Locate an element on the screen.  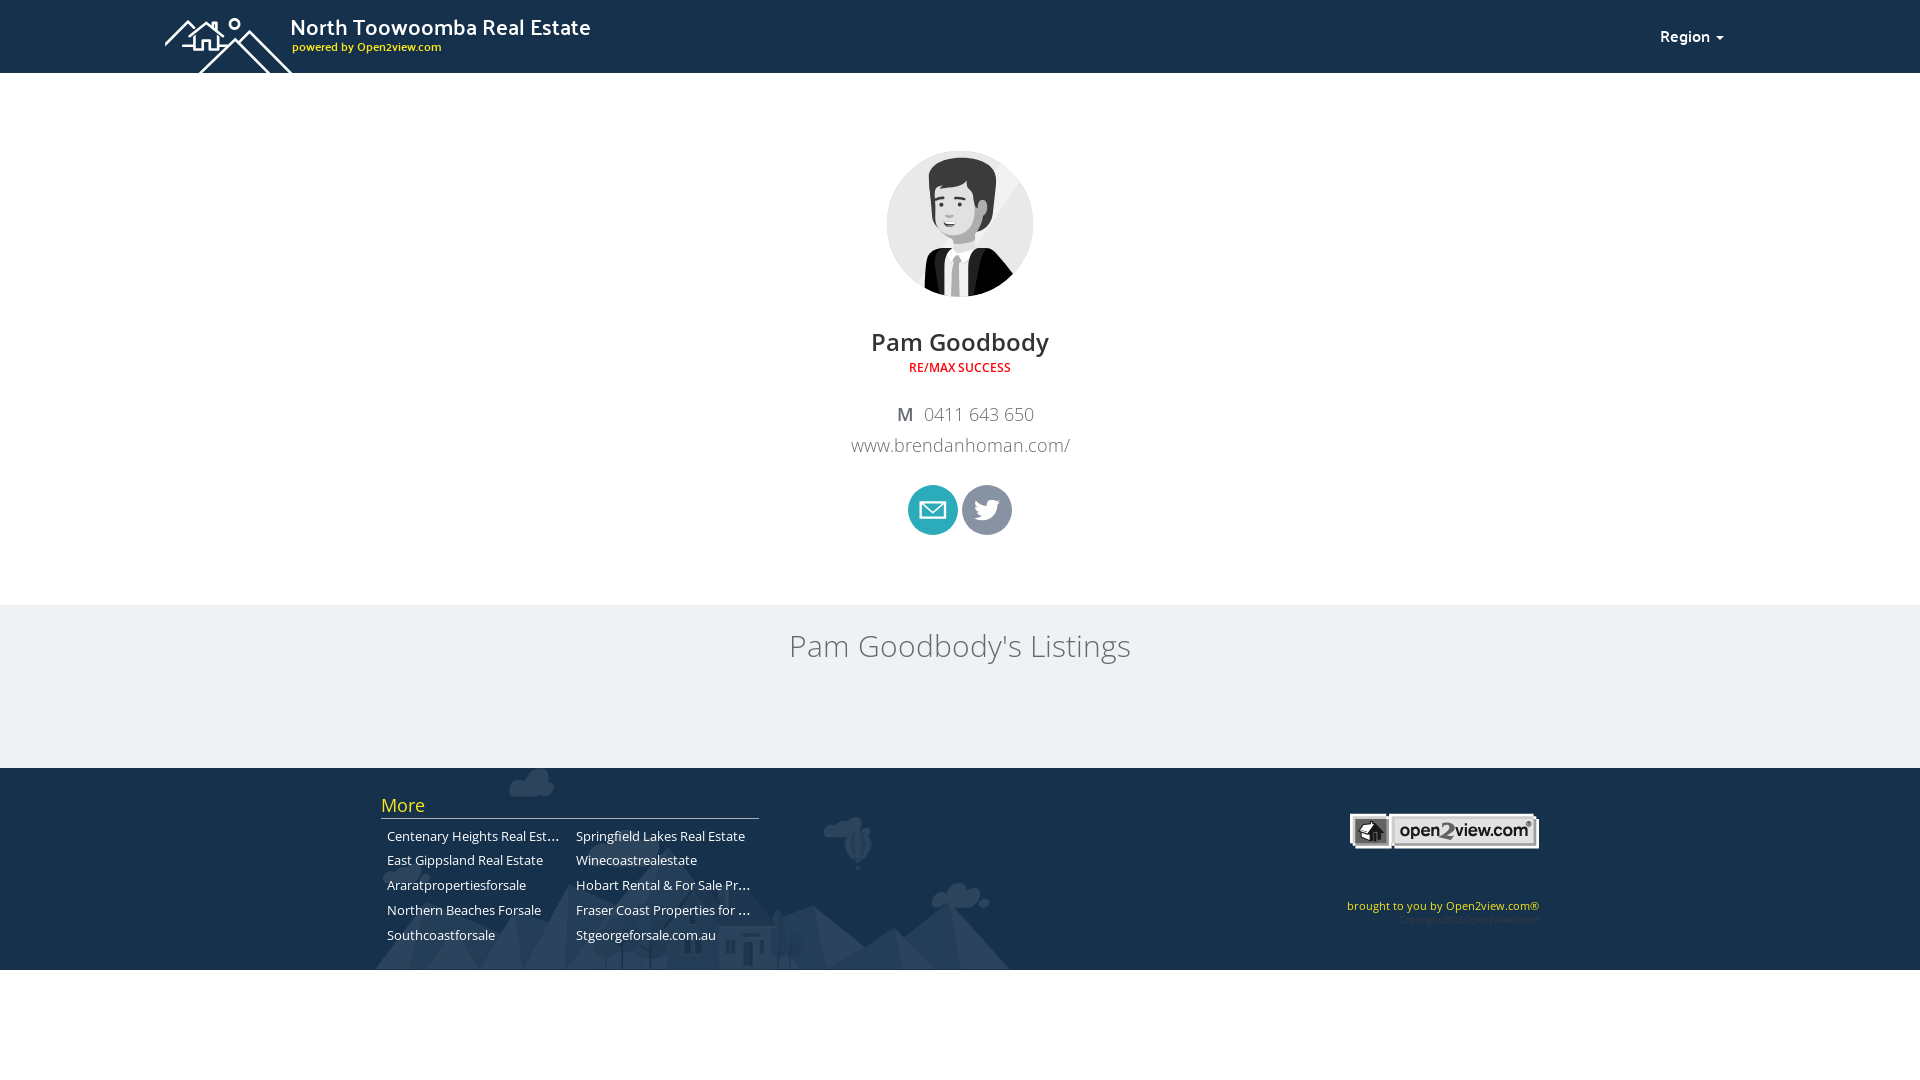
'Springfield Lakes Real Estate' is located at coordinates (660, 836).